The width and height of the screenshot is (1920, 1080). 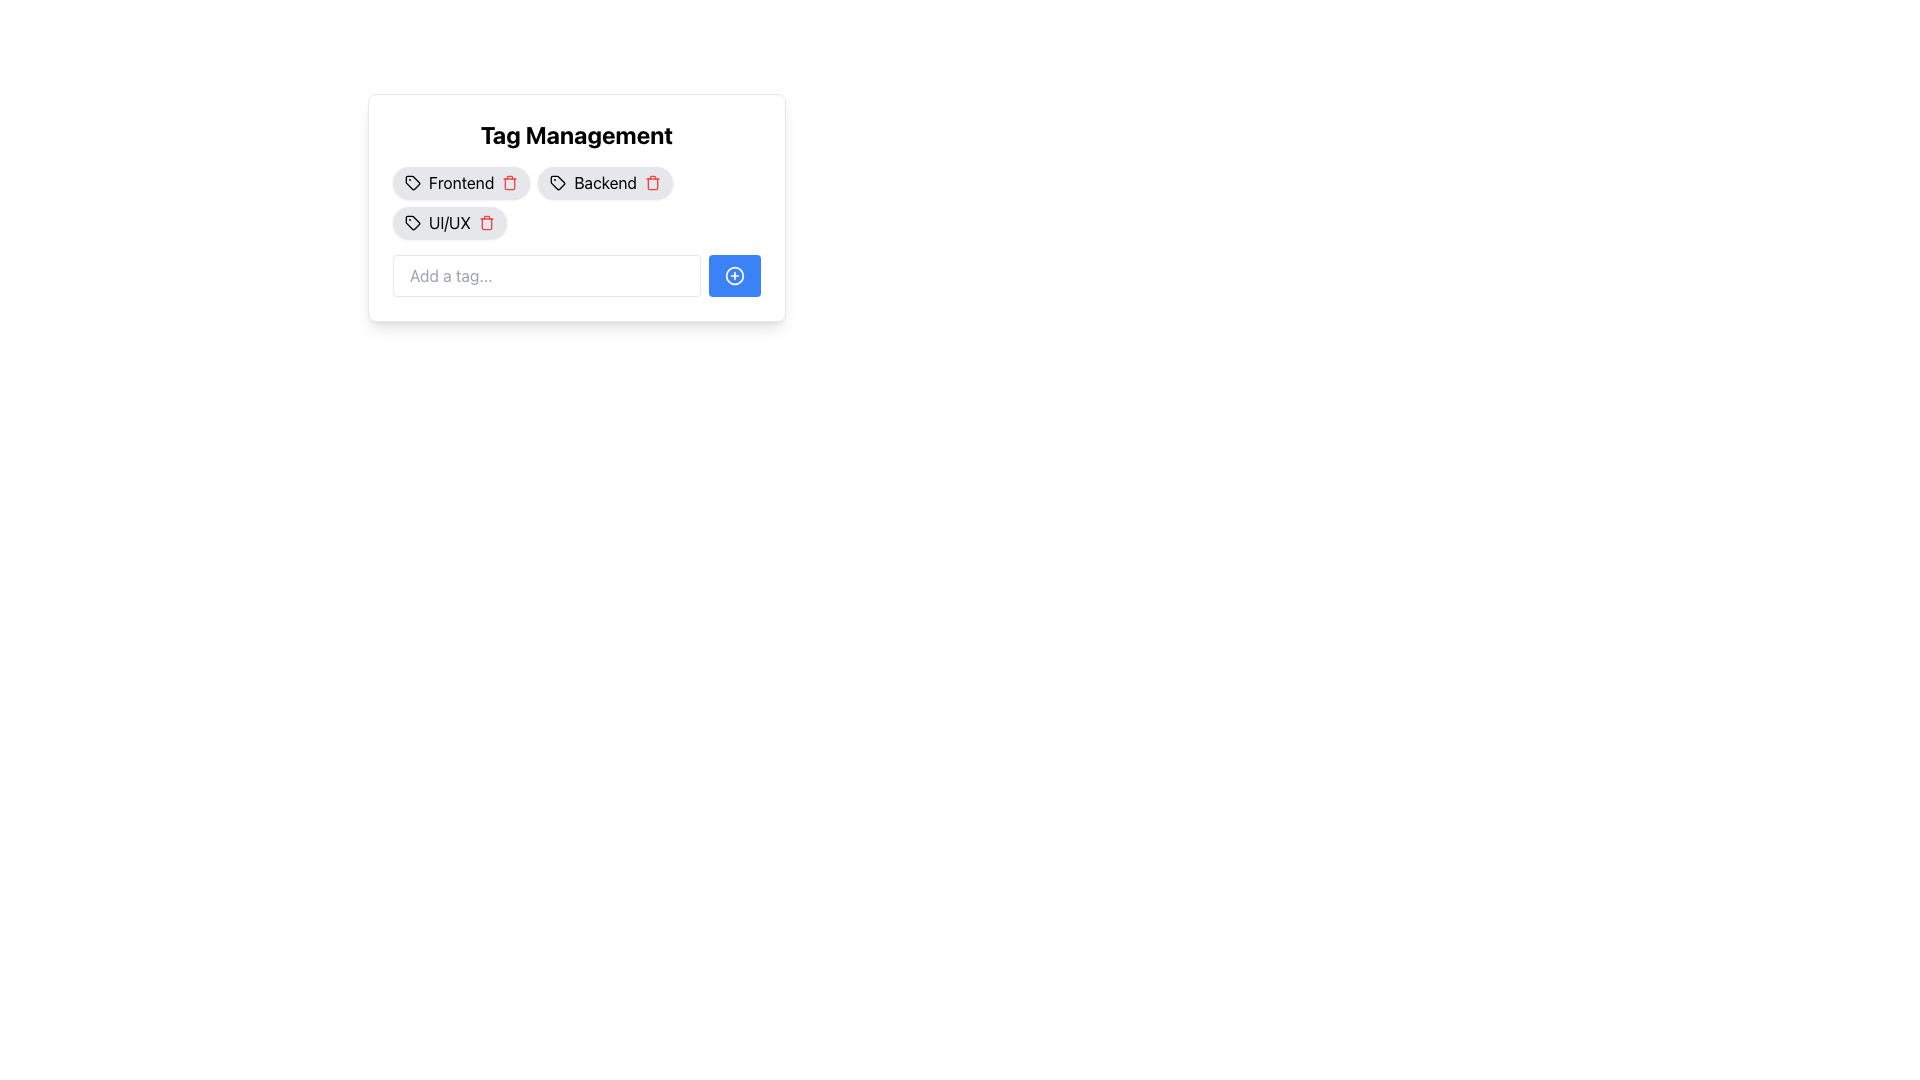 I want to click on the blue circular button with a white border and a white plus sign inside, located at the far right of the input area labeled 'Add a tag...', so click(x=733, y=276).